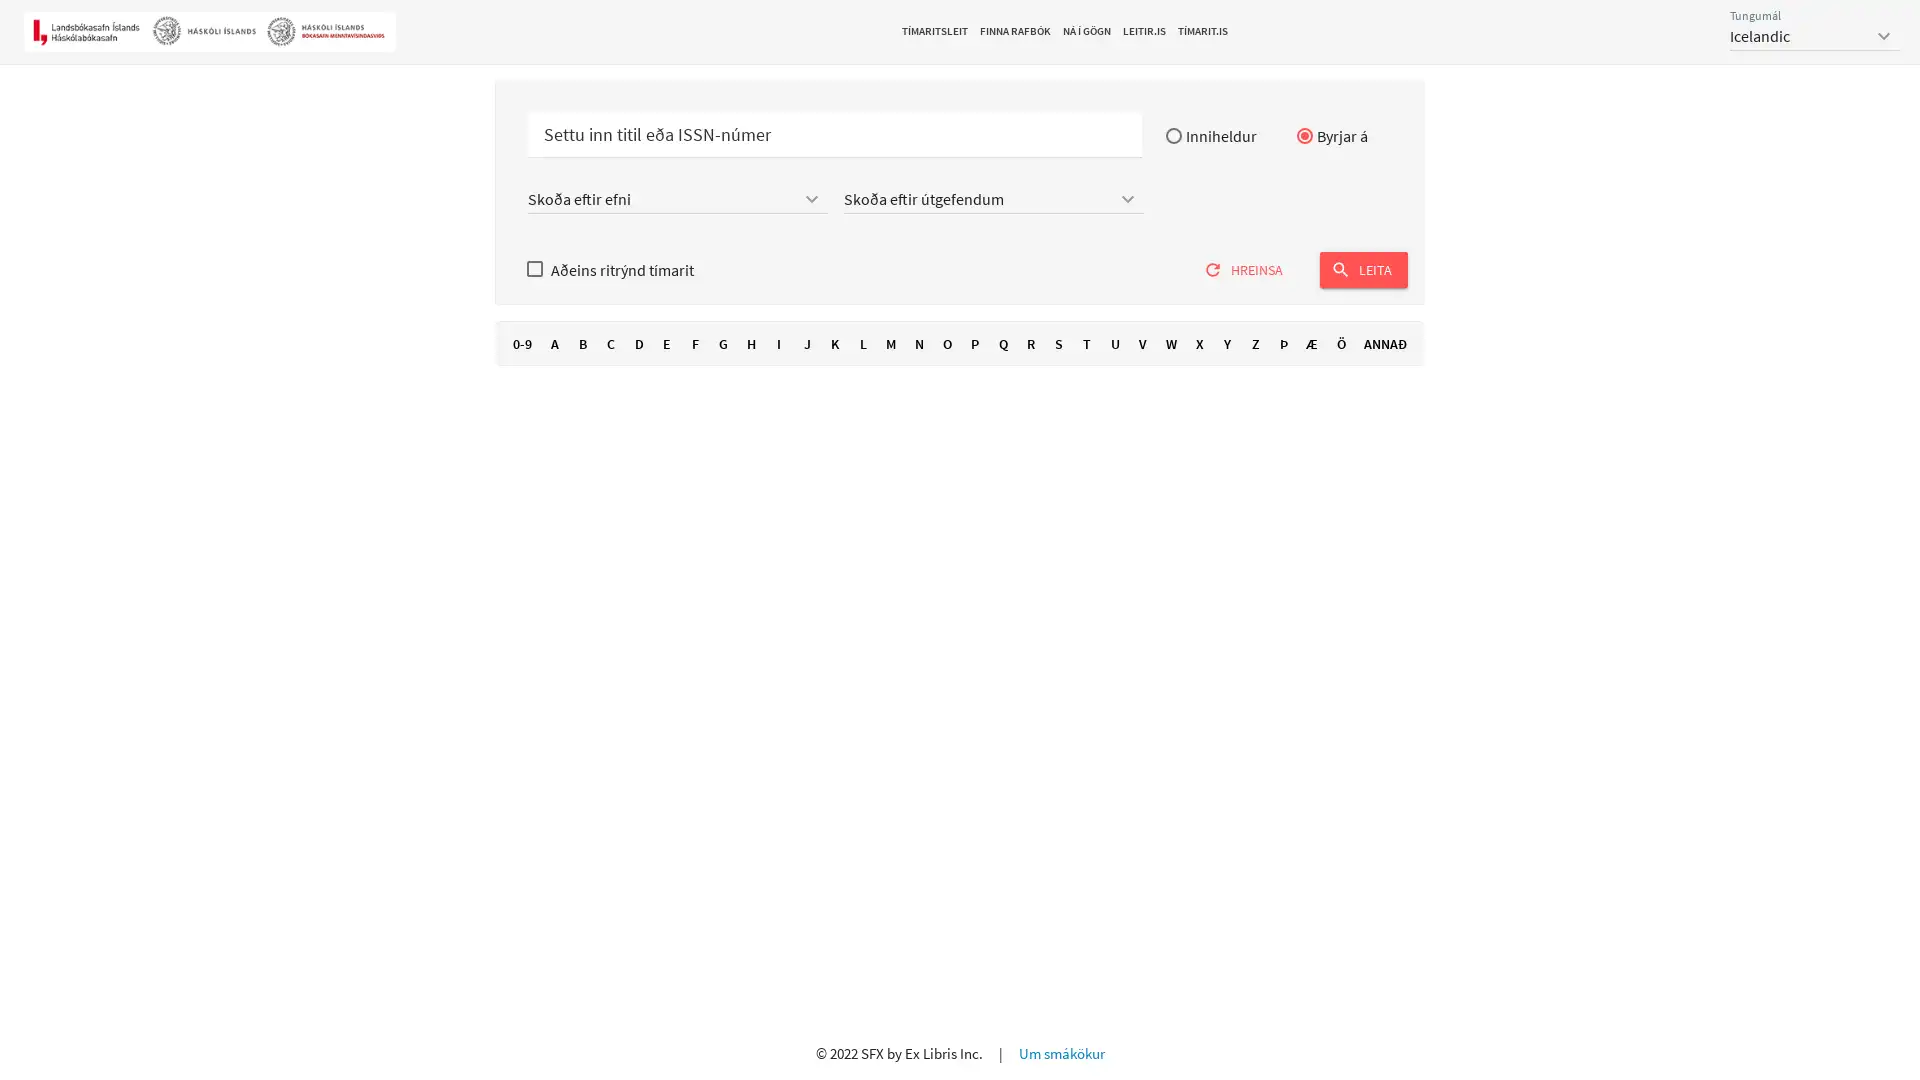  Describe the element at coordinates (1362, 270) in the screenshot. I see `search   LEITA` at that location.